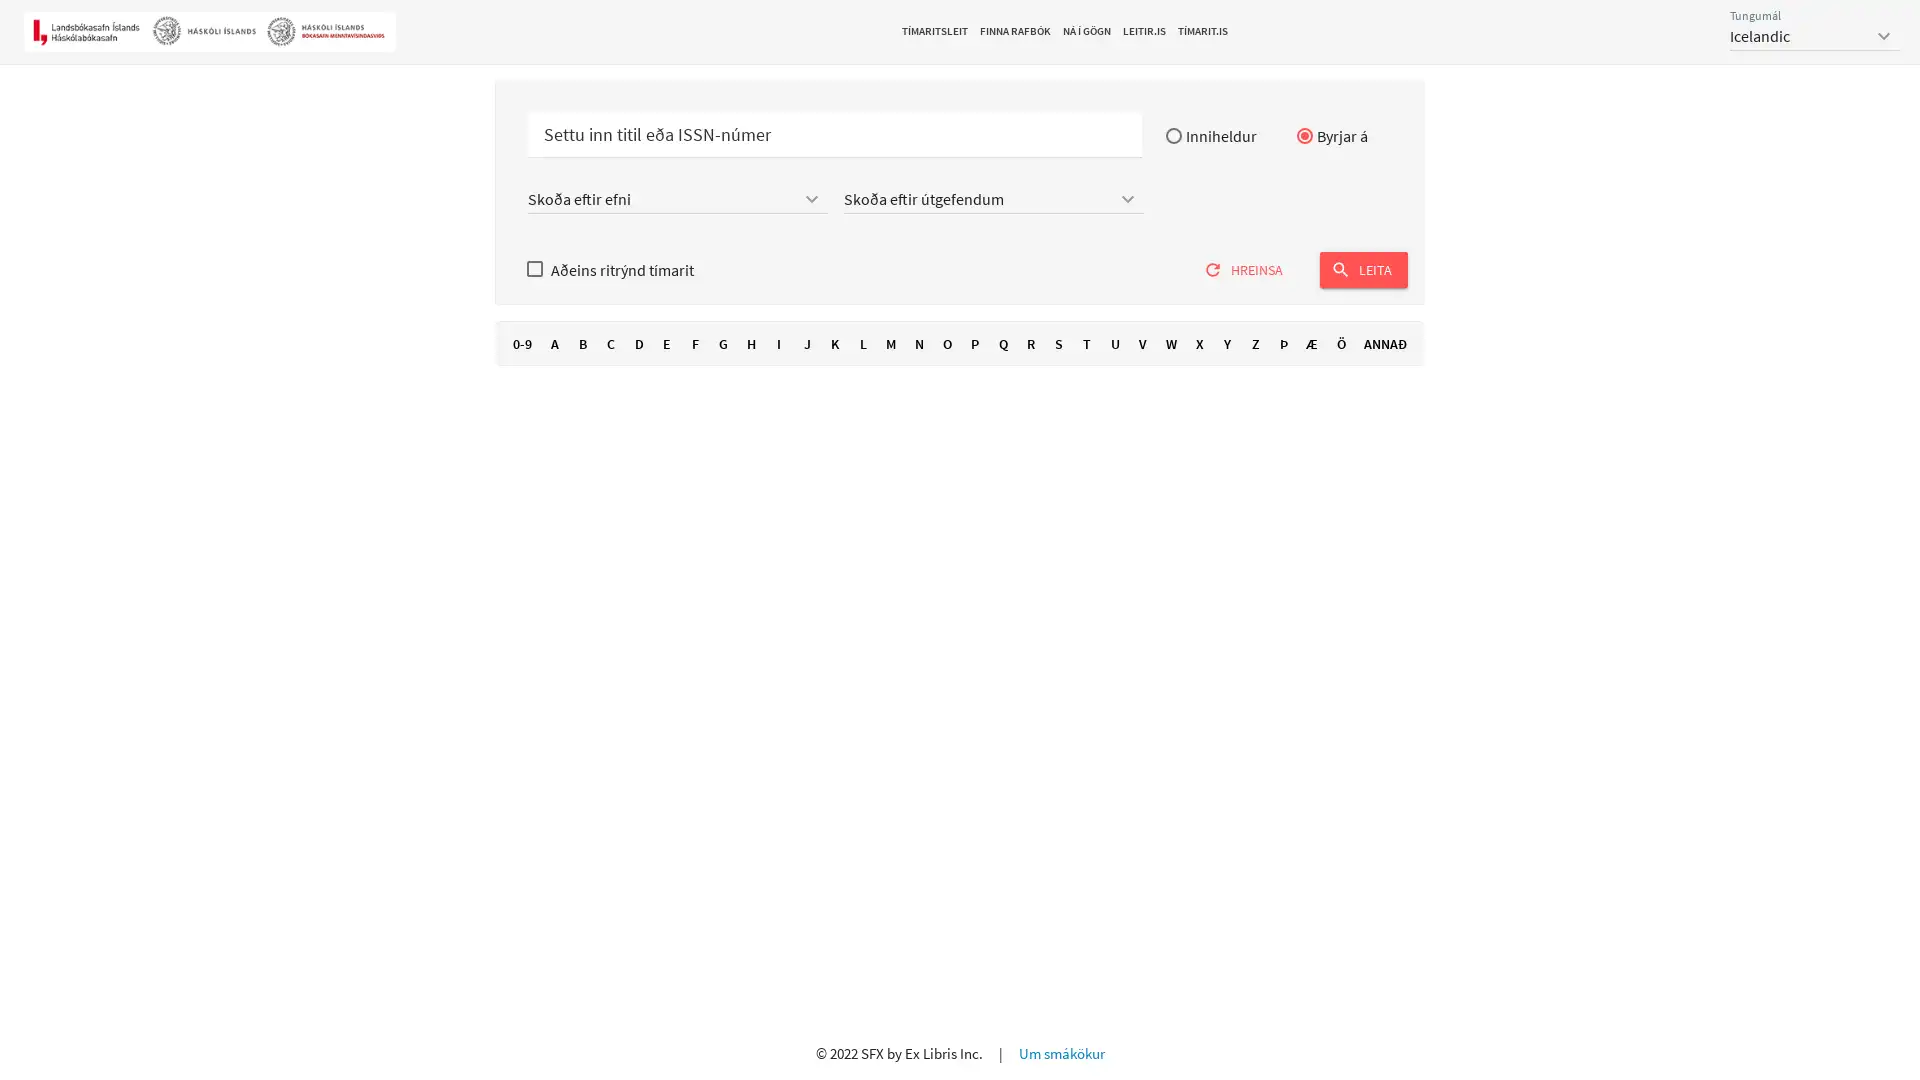  Describe the element at coordinates (1362, 270) in the screenshot. I see `search   LEITA` at that location.